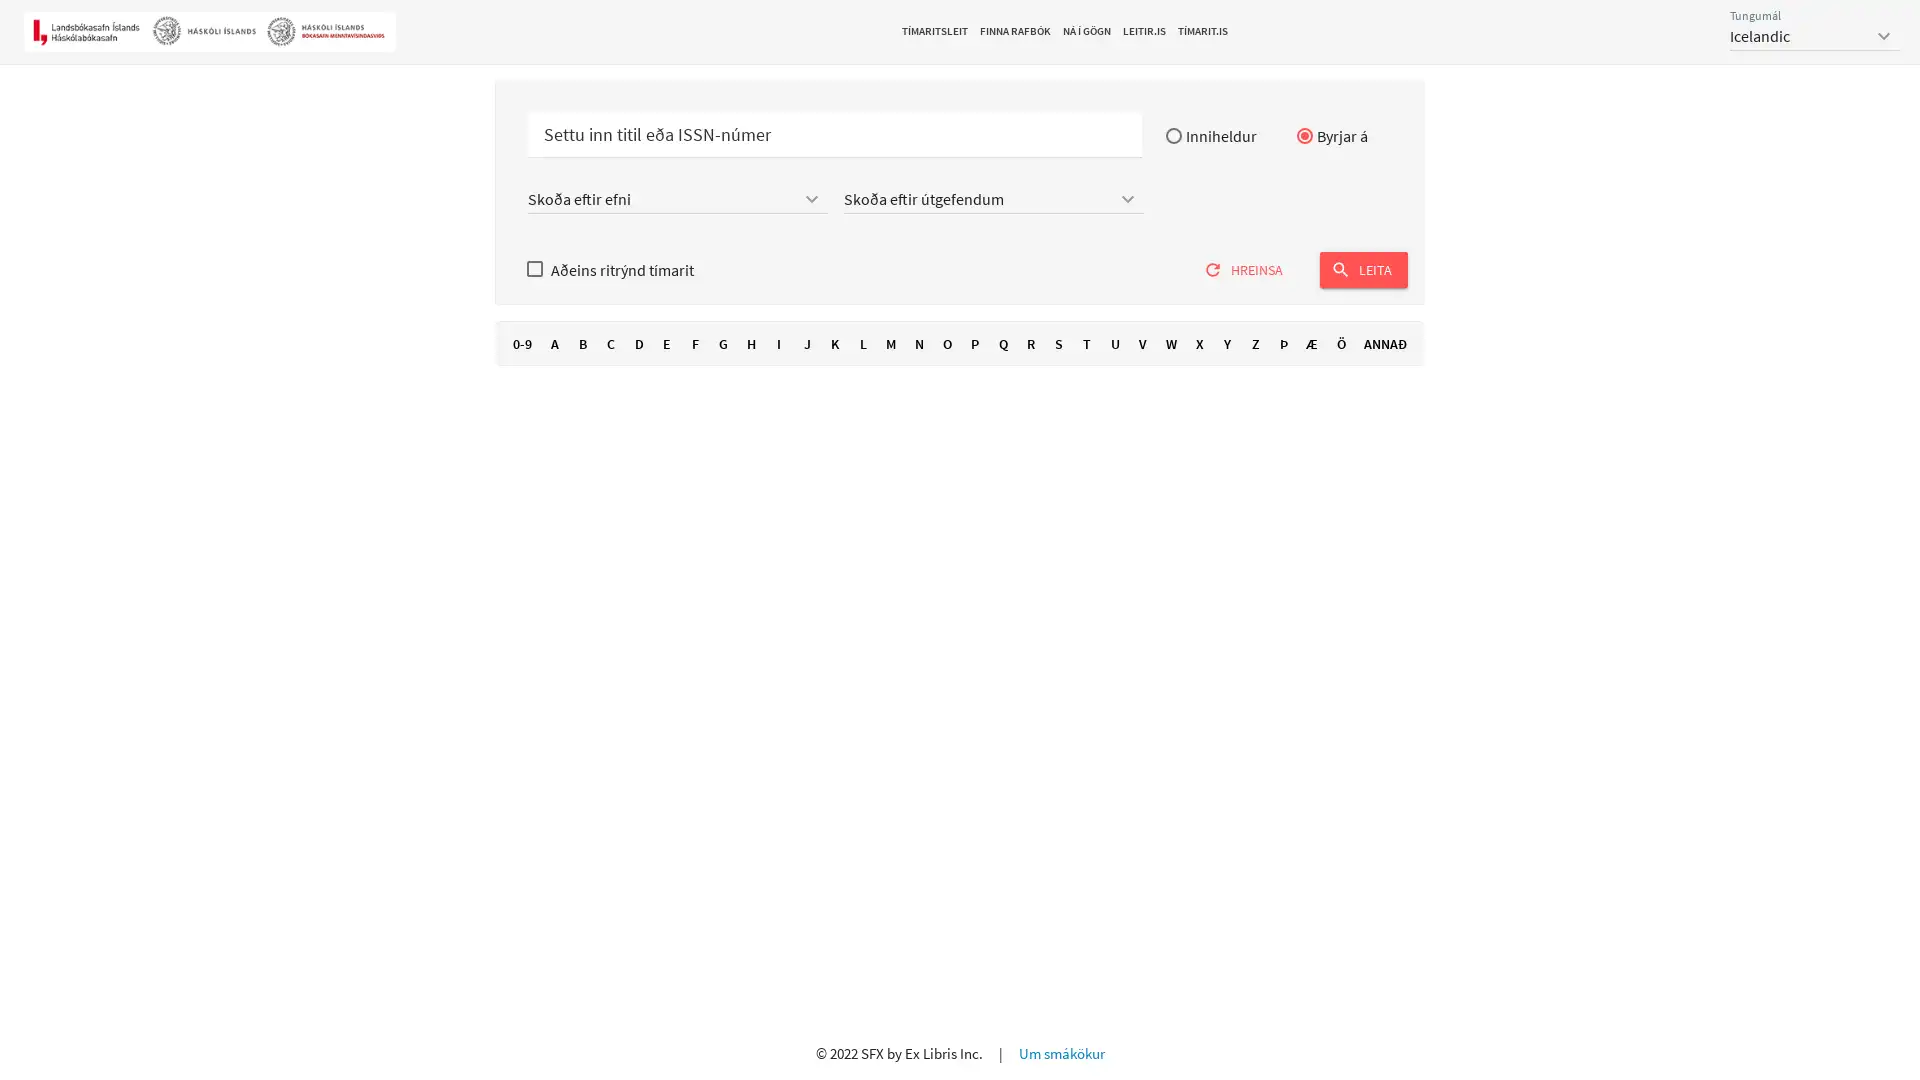  Describe the element at coordinates (1362, 270) in the screenshot. I see `search   LEITA` at that location.